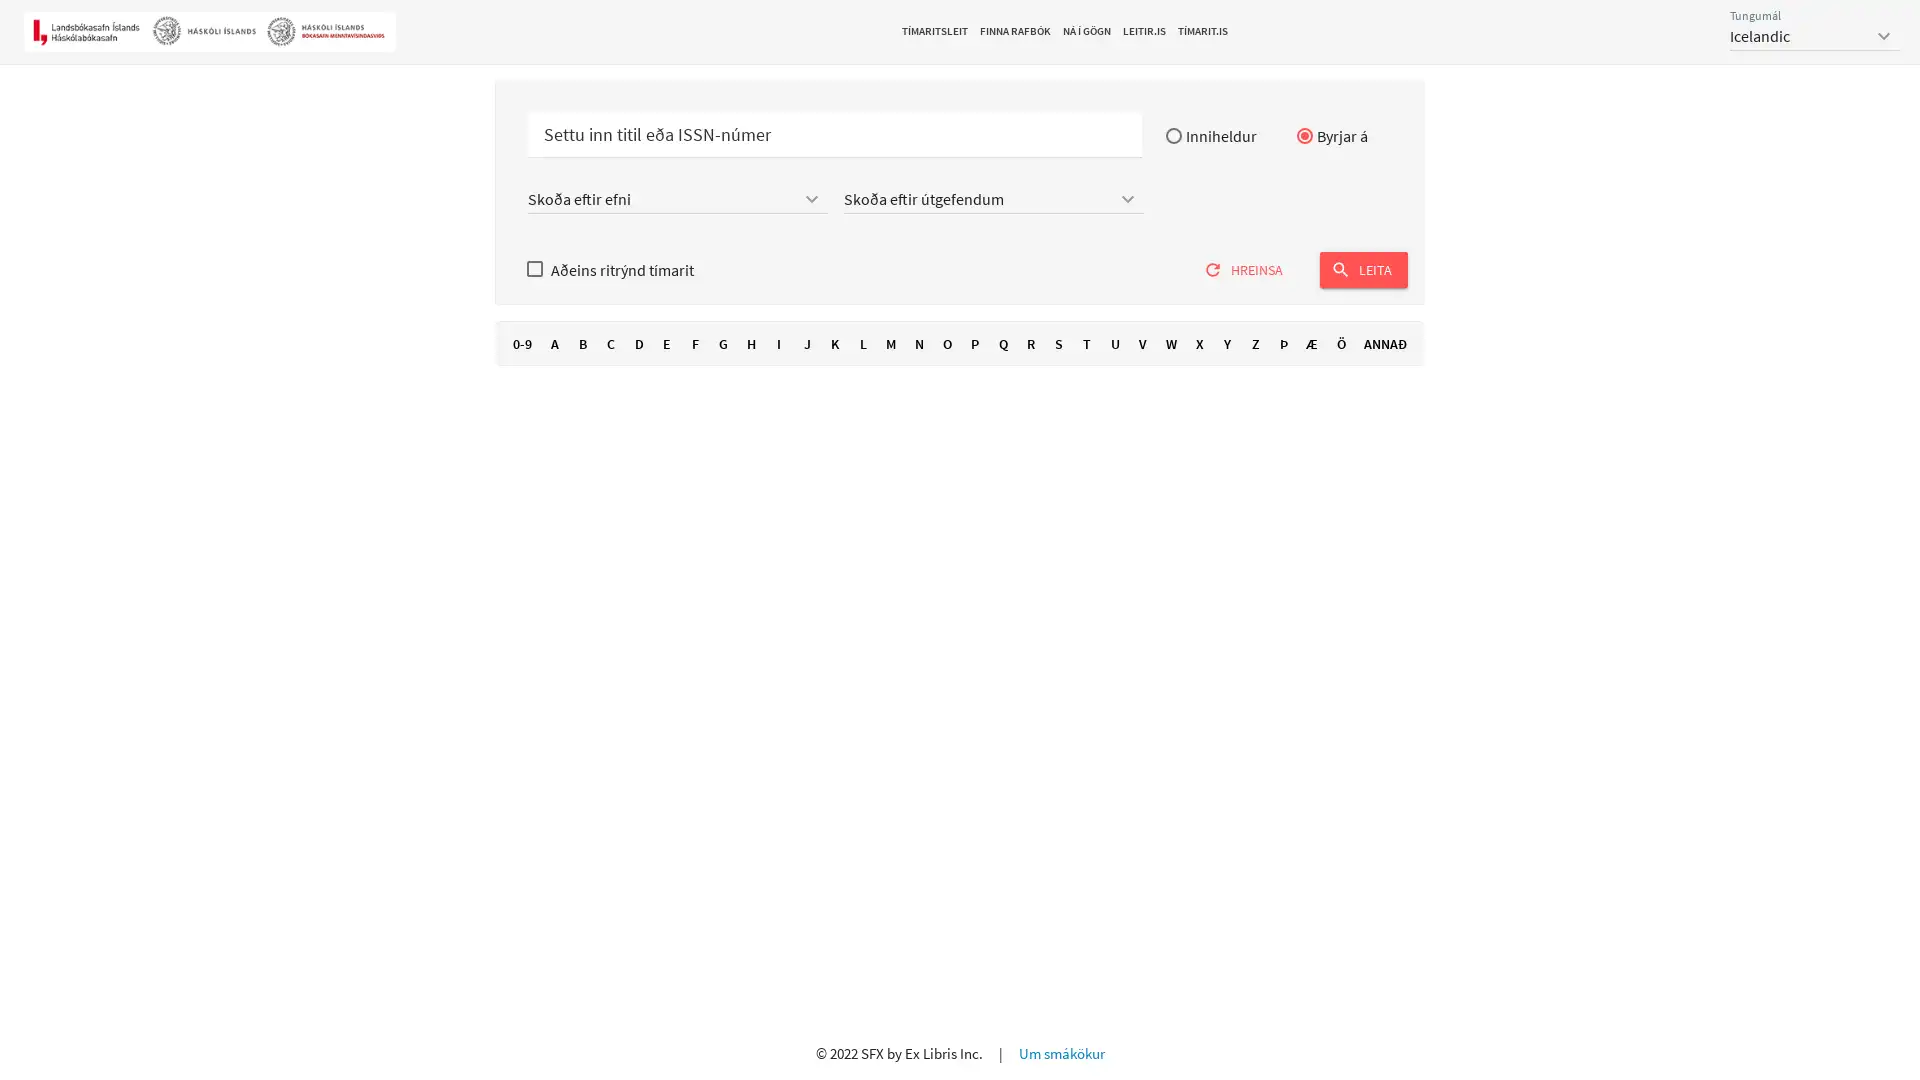  Describe the element at coordinates (1362, 270) in the screenshot. I see `search   LEITA` at that location.